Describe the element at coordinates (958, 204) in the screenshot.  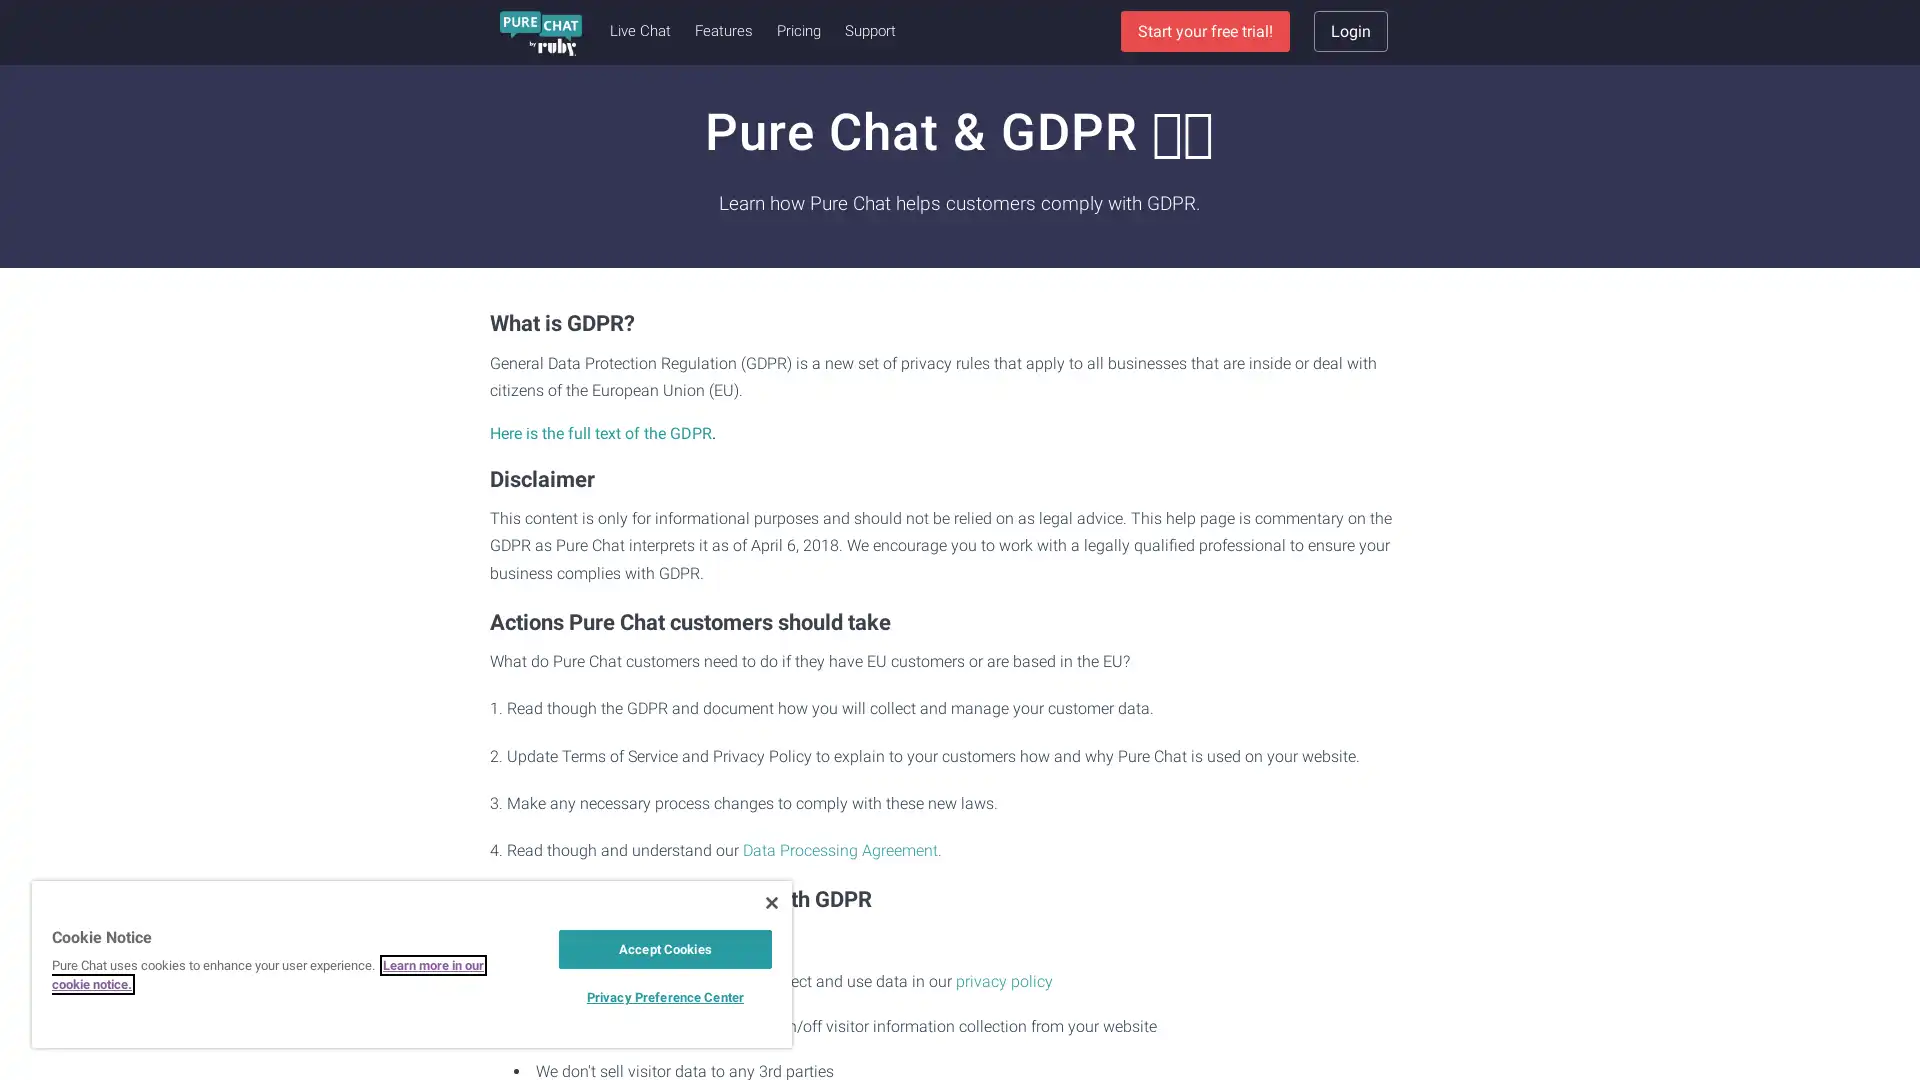
I see `Sign Up` at that location.